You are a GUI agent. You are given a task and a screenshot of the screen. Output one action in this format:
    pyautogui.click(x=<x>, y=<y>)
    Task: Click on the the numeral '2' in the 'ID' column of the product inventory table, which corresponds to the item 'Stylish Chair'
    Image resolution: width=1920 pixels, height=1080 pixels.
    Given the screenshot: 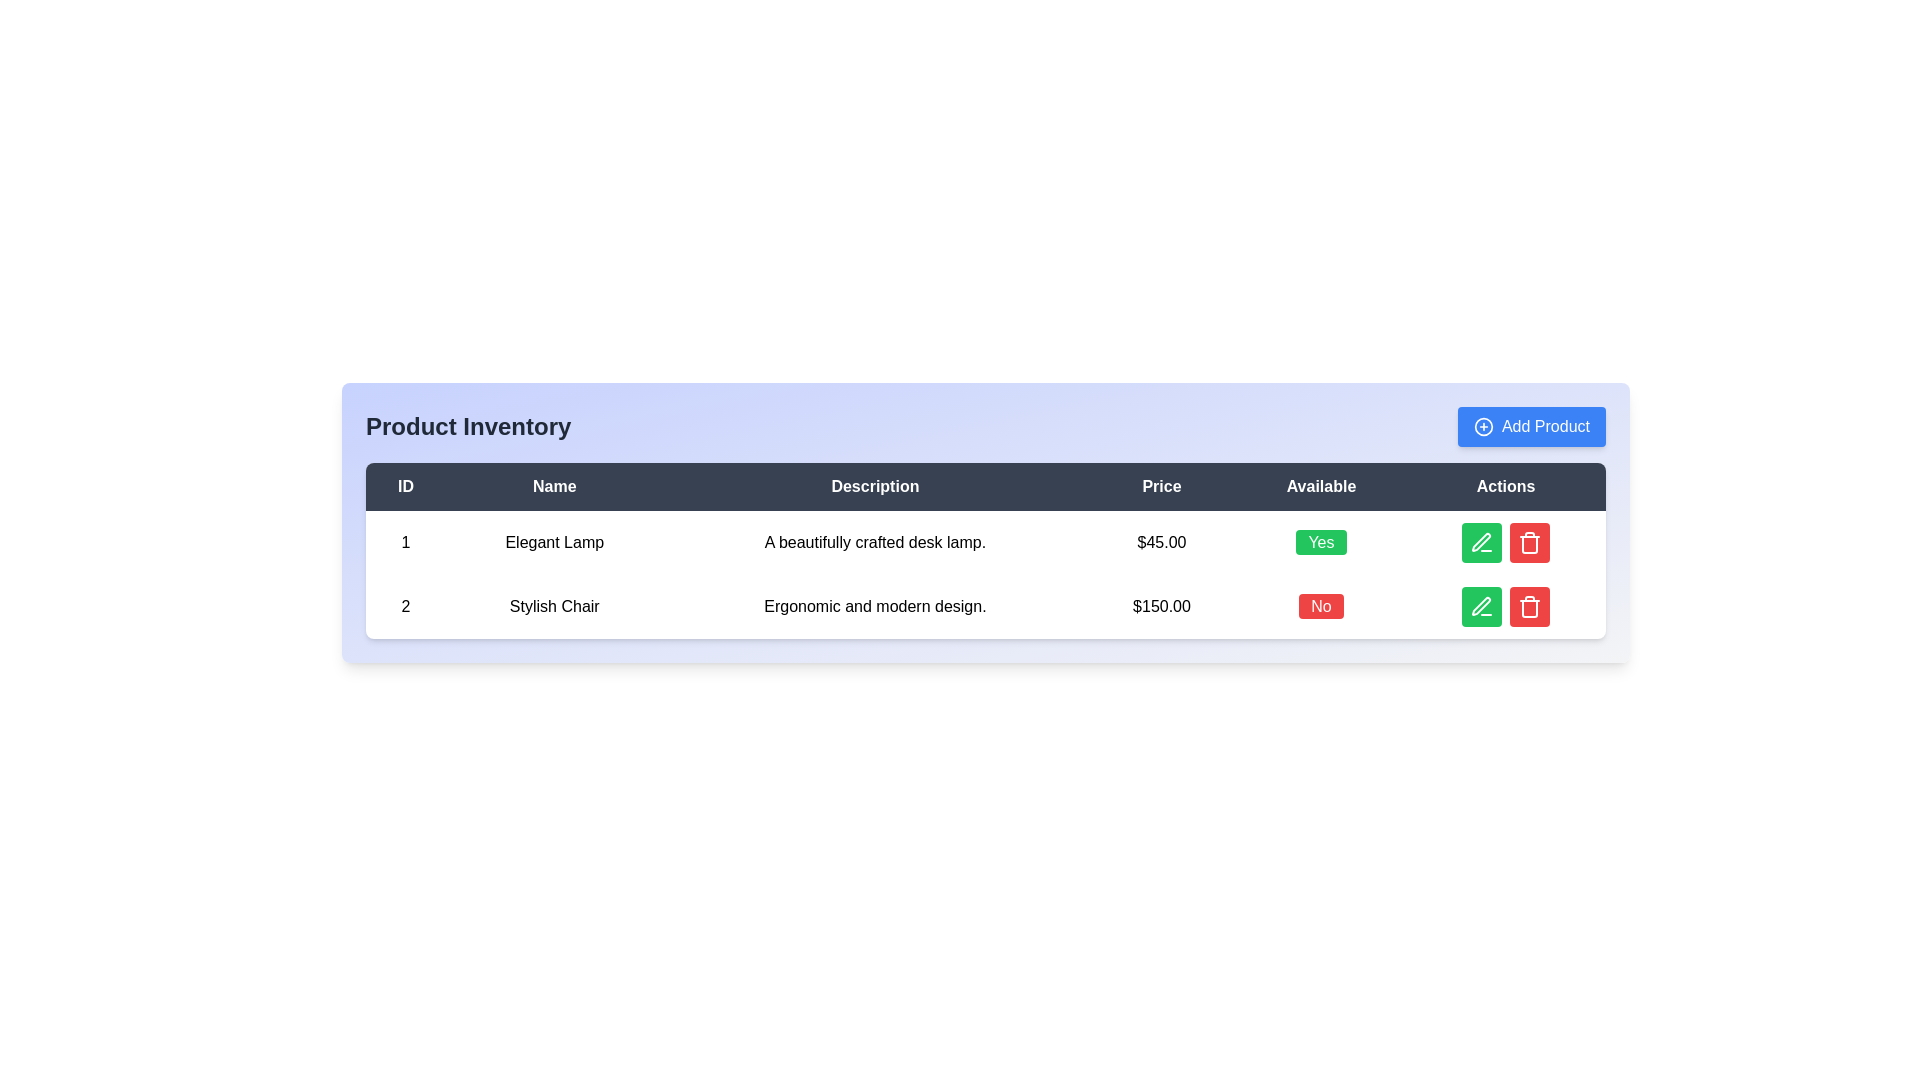 What is the action you would take?
    pyautogui.click(x=404, y=605)
    